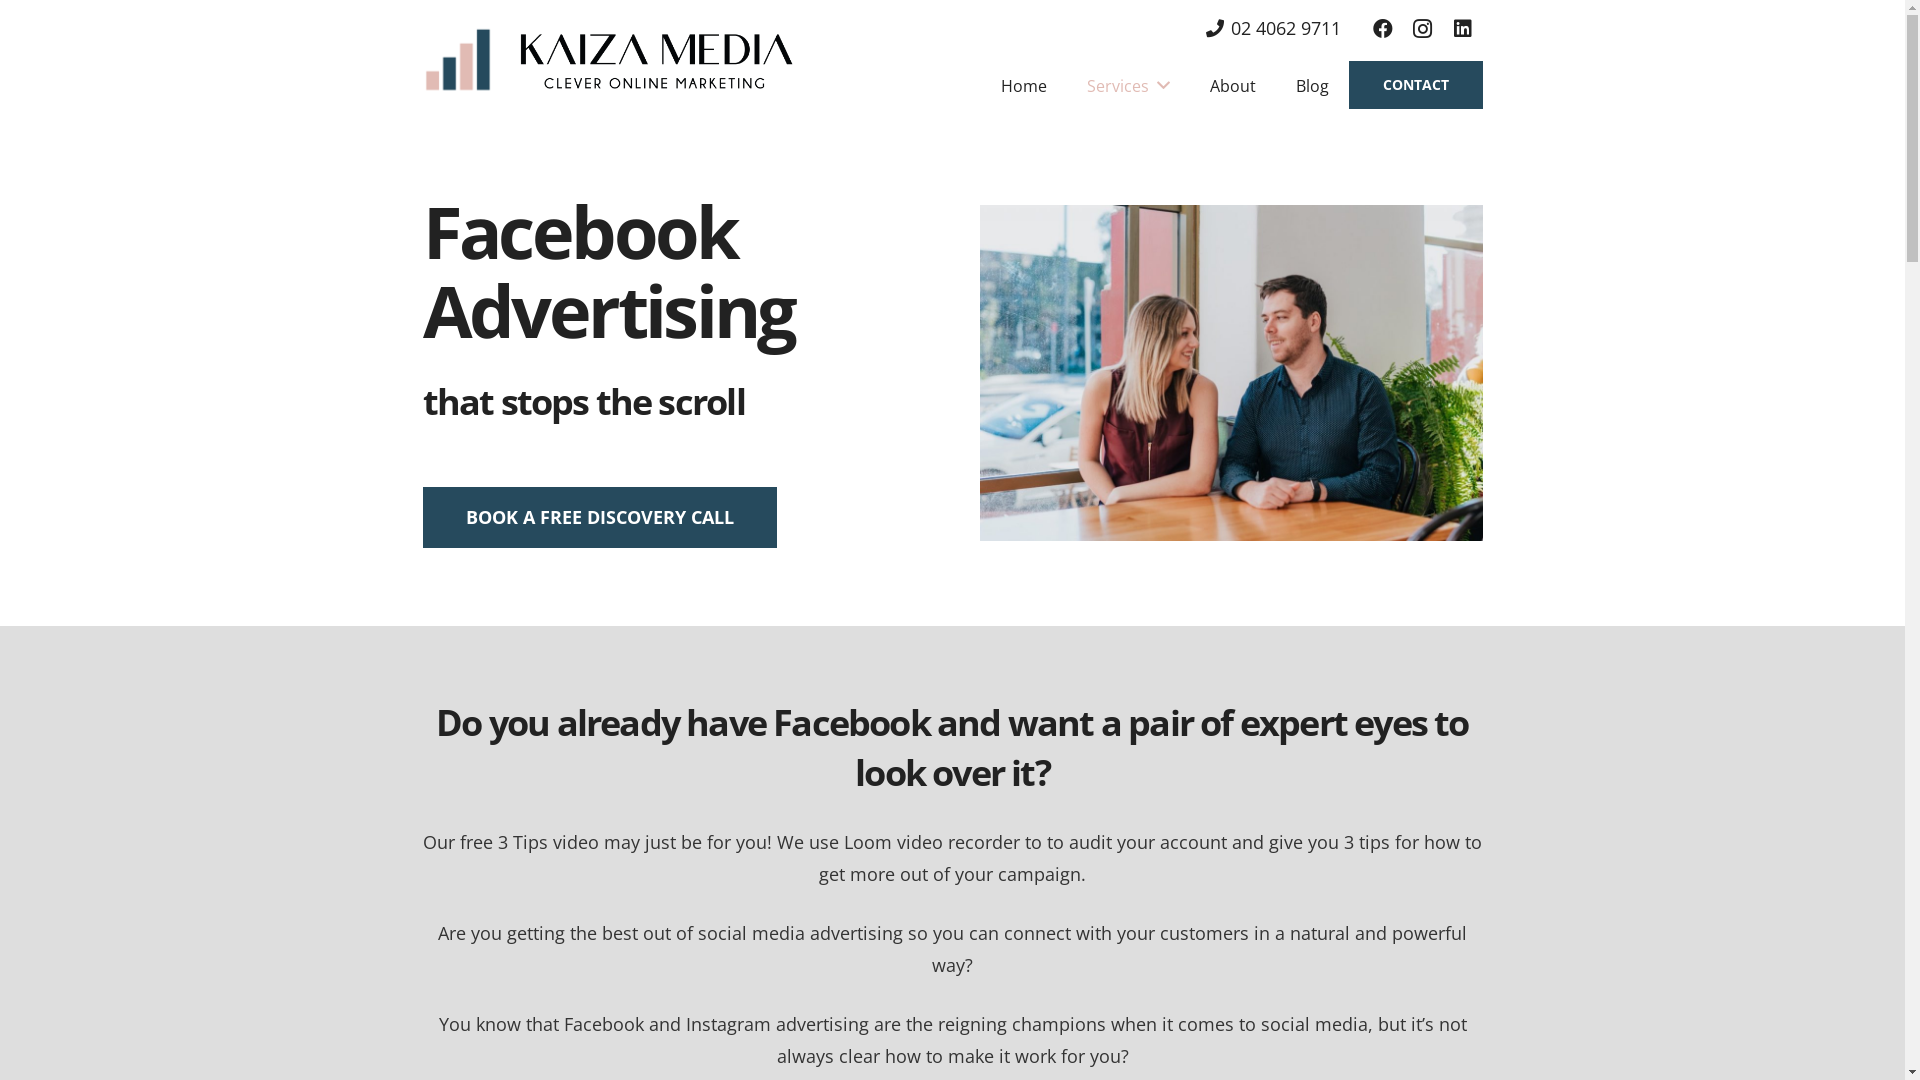 The height and width of the screenshot is (1080, 1920). What do you see at coordinates (1312, 84) in the screenshot?
I see `'Blog'` at bounding box center [1312, 84].